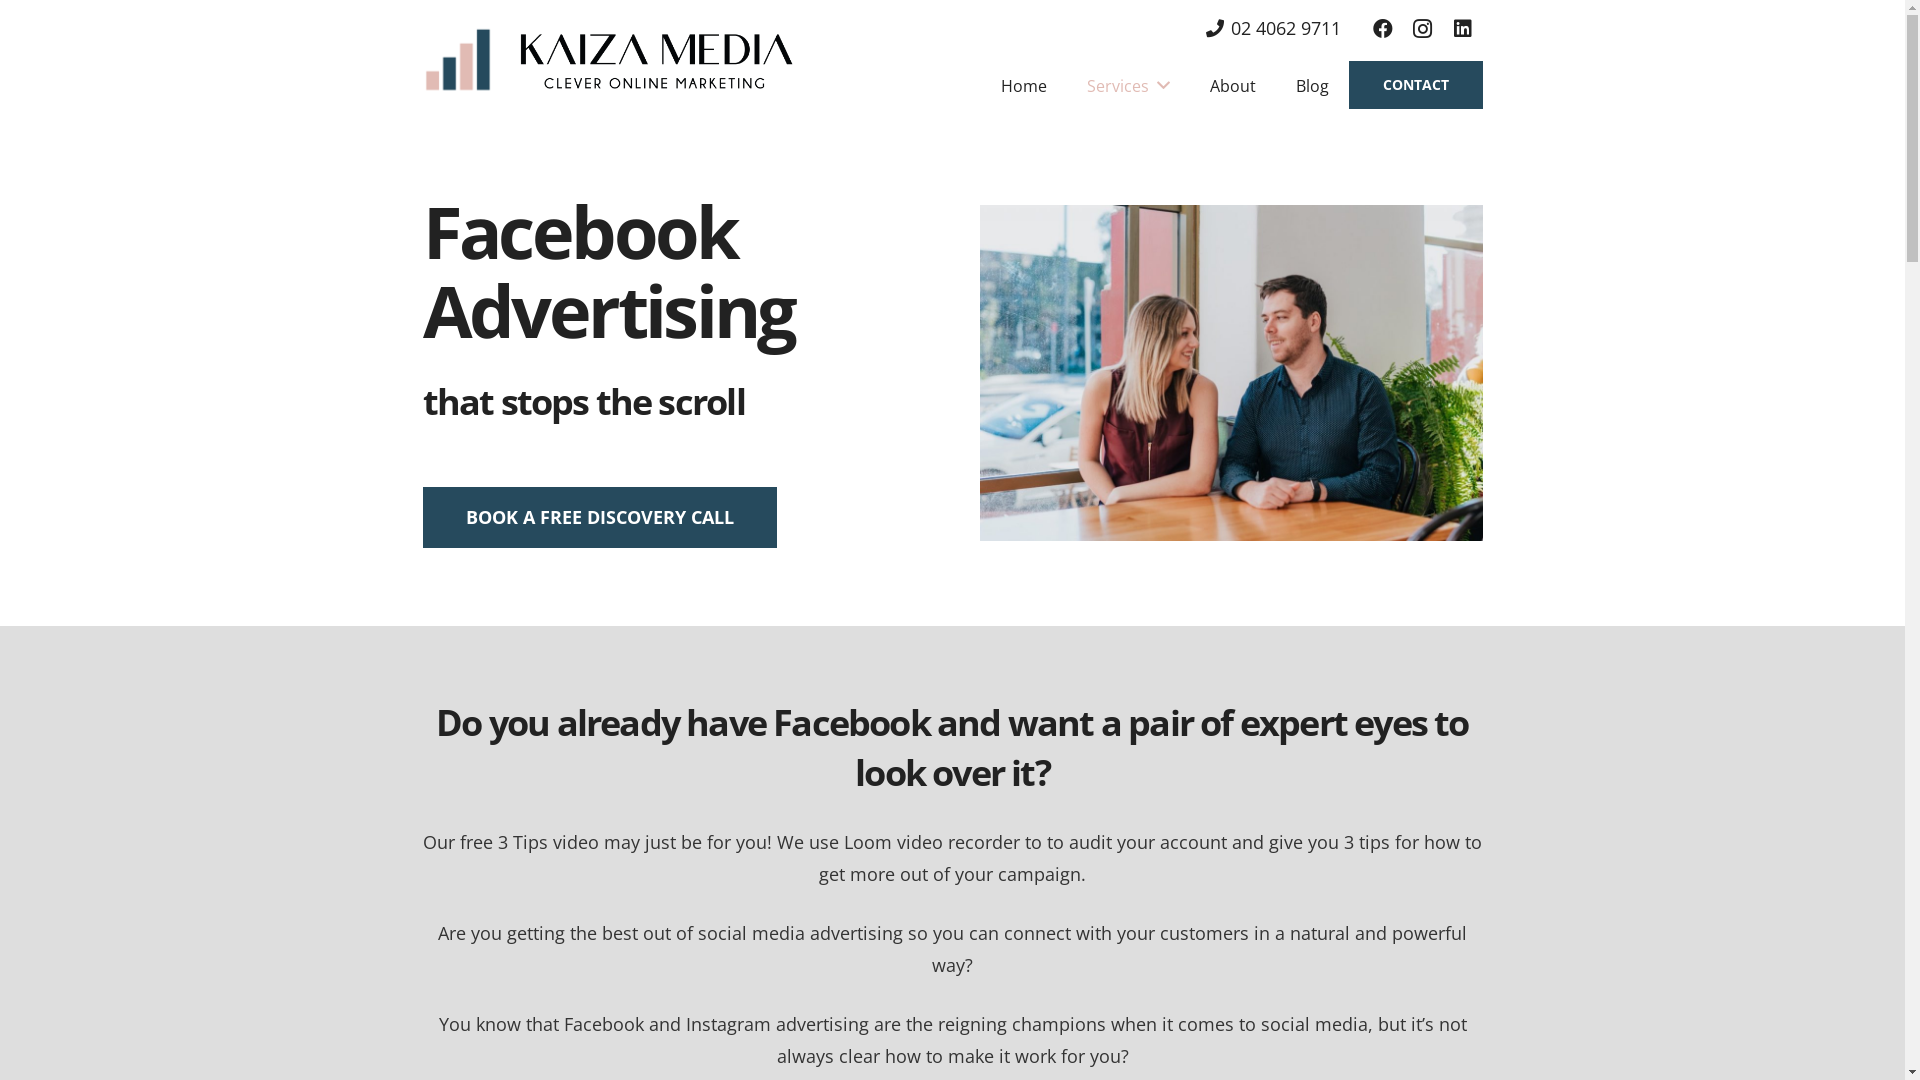 The height and width of the screenshot is (1080, 1920). What do you see at coordinates (1312, 84) in the screenshot?
I see `'Blog'` at bounding box center [1312, 84].